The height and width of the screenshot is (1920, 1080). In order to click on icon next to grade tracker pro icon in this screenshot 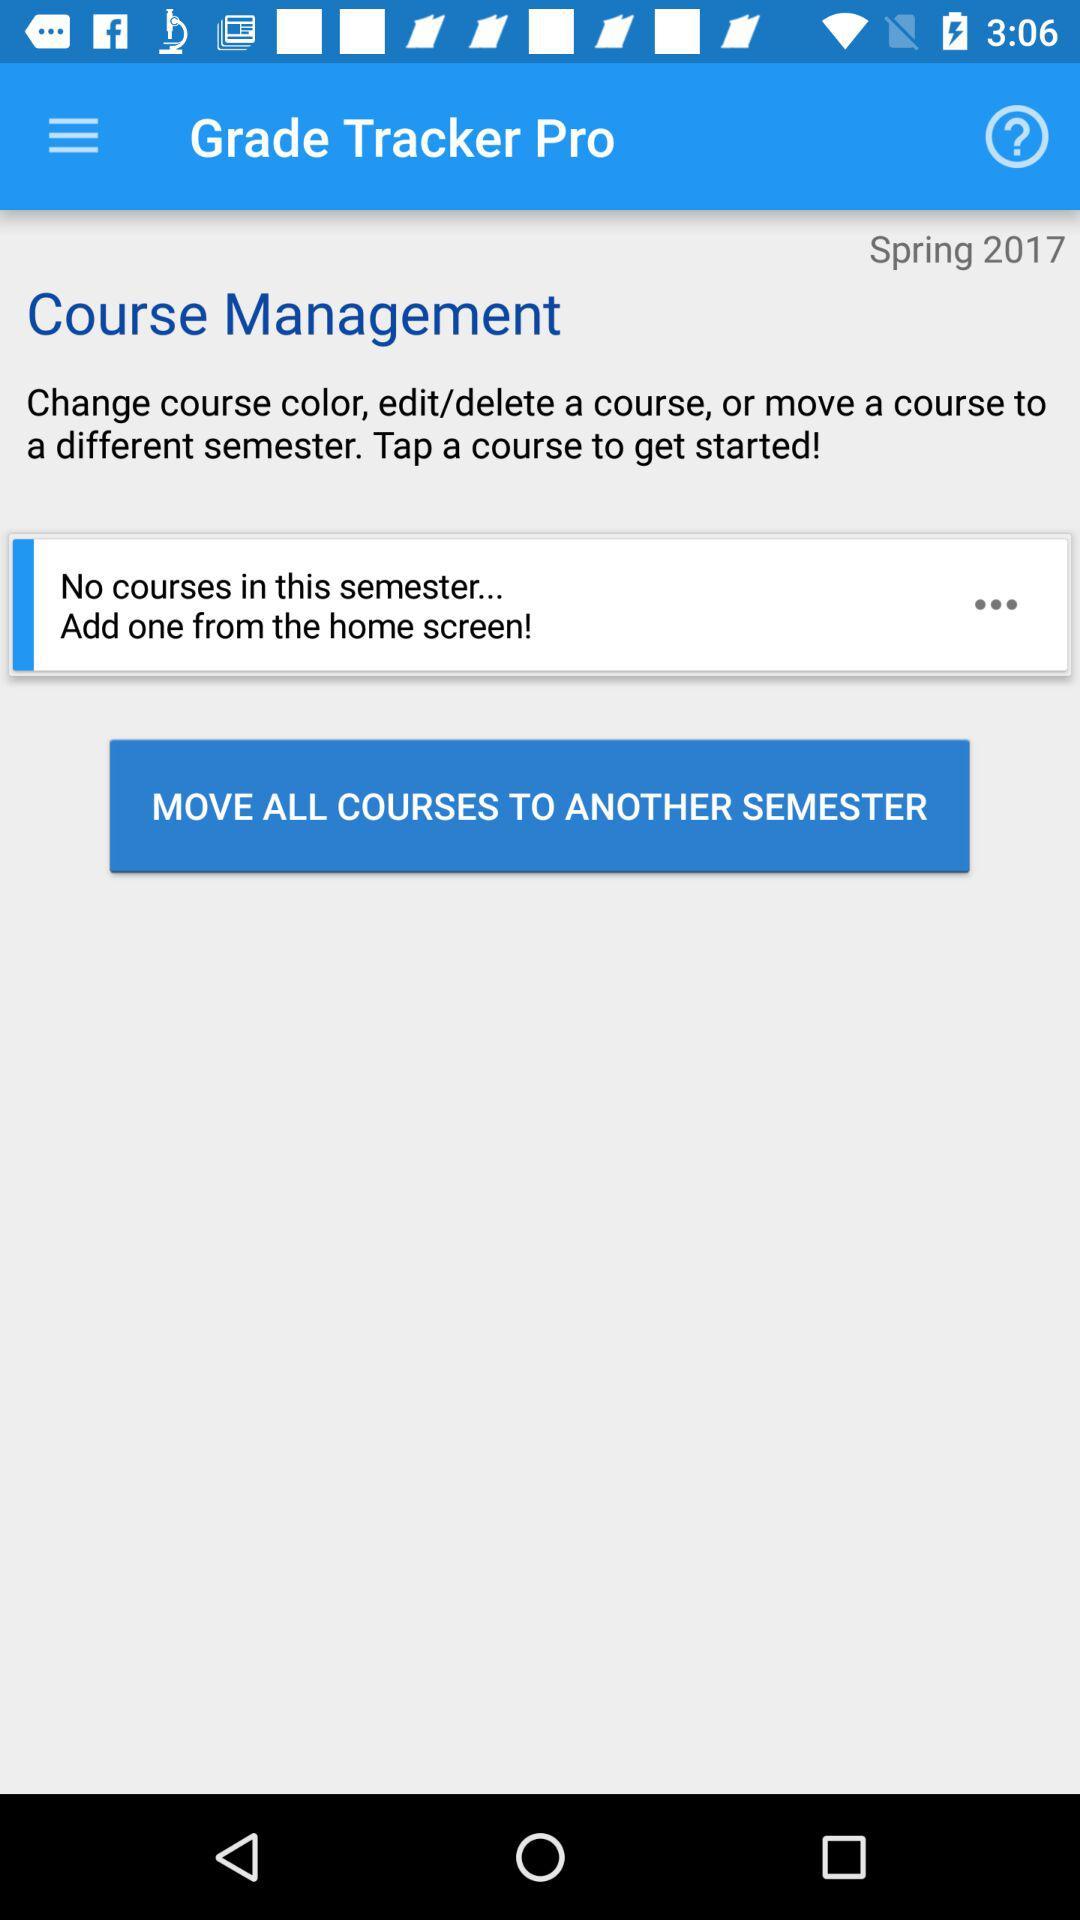, I will do `click(72, 135)`.